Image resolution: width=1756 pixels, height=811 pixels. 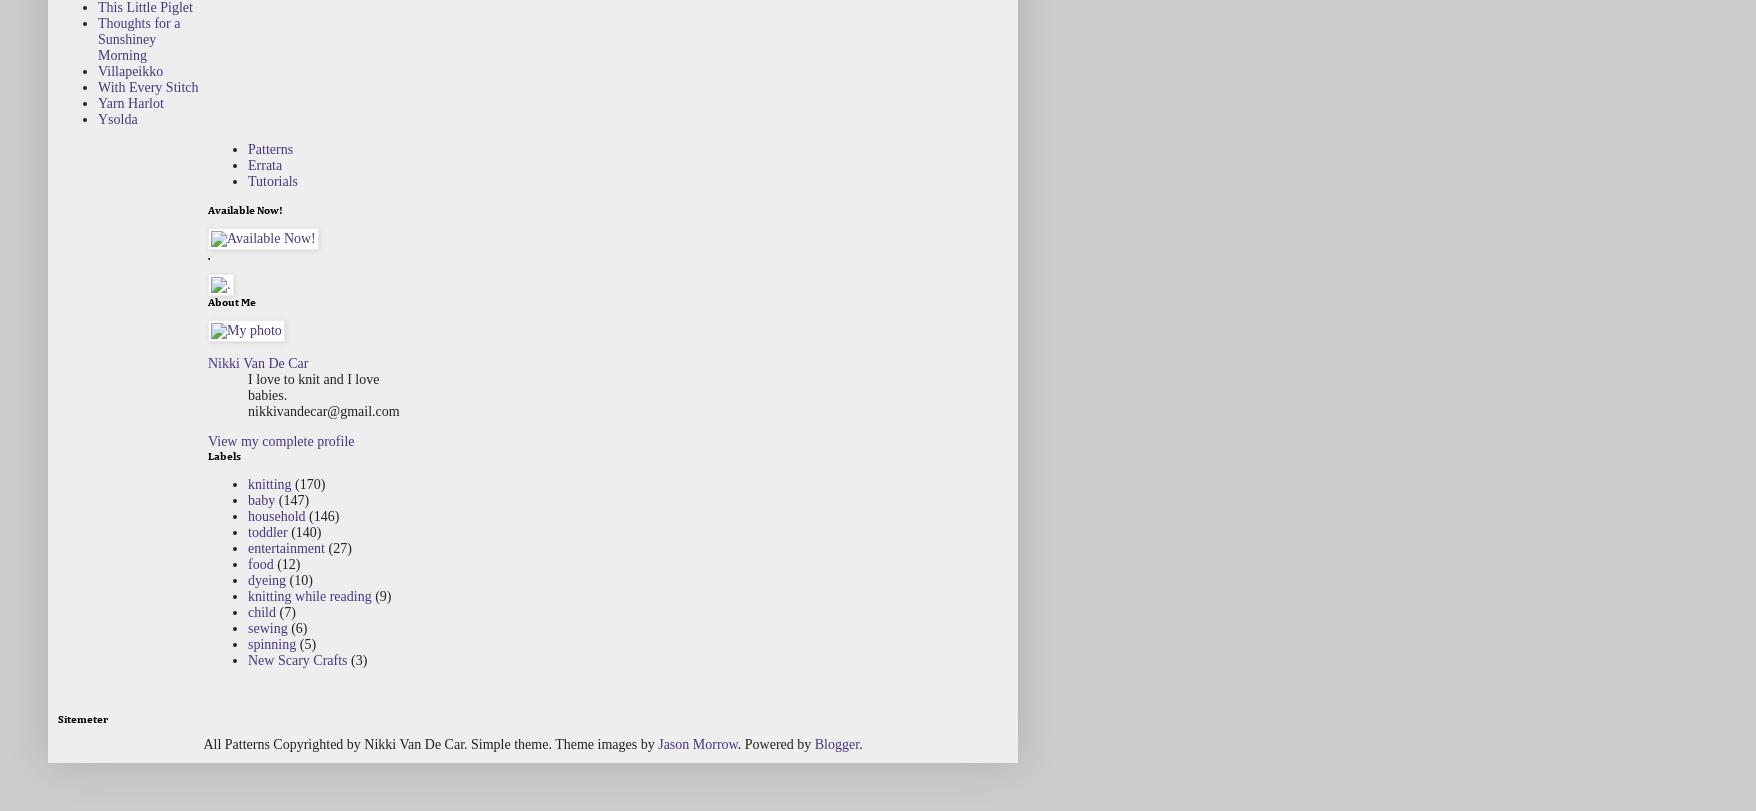 What do you see at coordinates (276, 562) in the screenshot?
I see `'(12)'` at bounding box center [276, 562].